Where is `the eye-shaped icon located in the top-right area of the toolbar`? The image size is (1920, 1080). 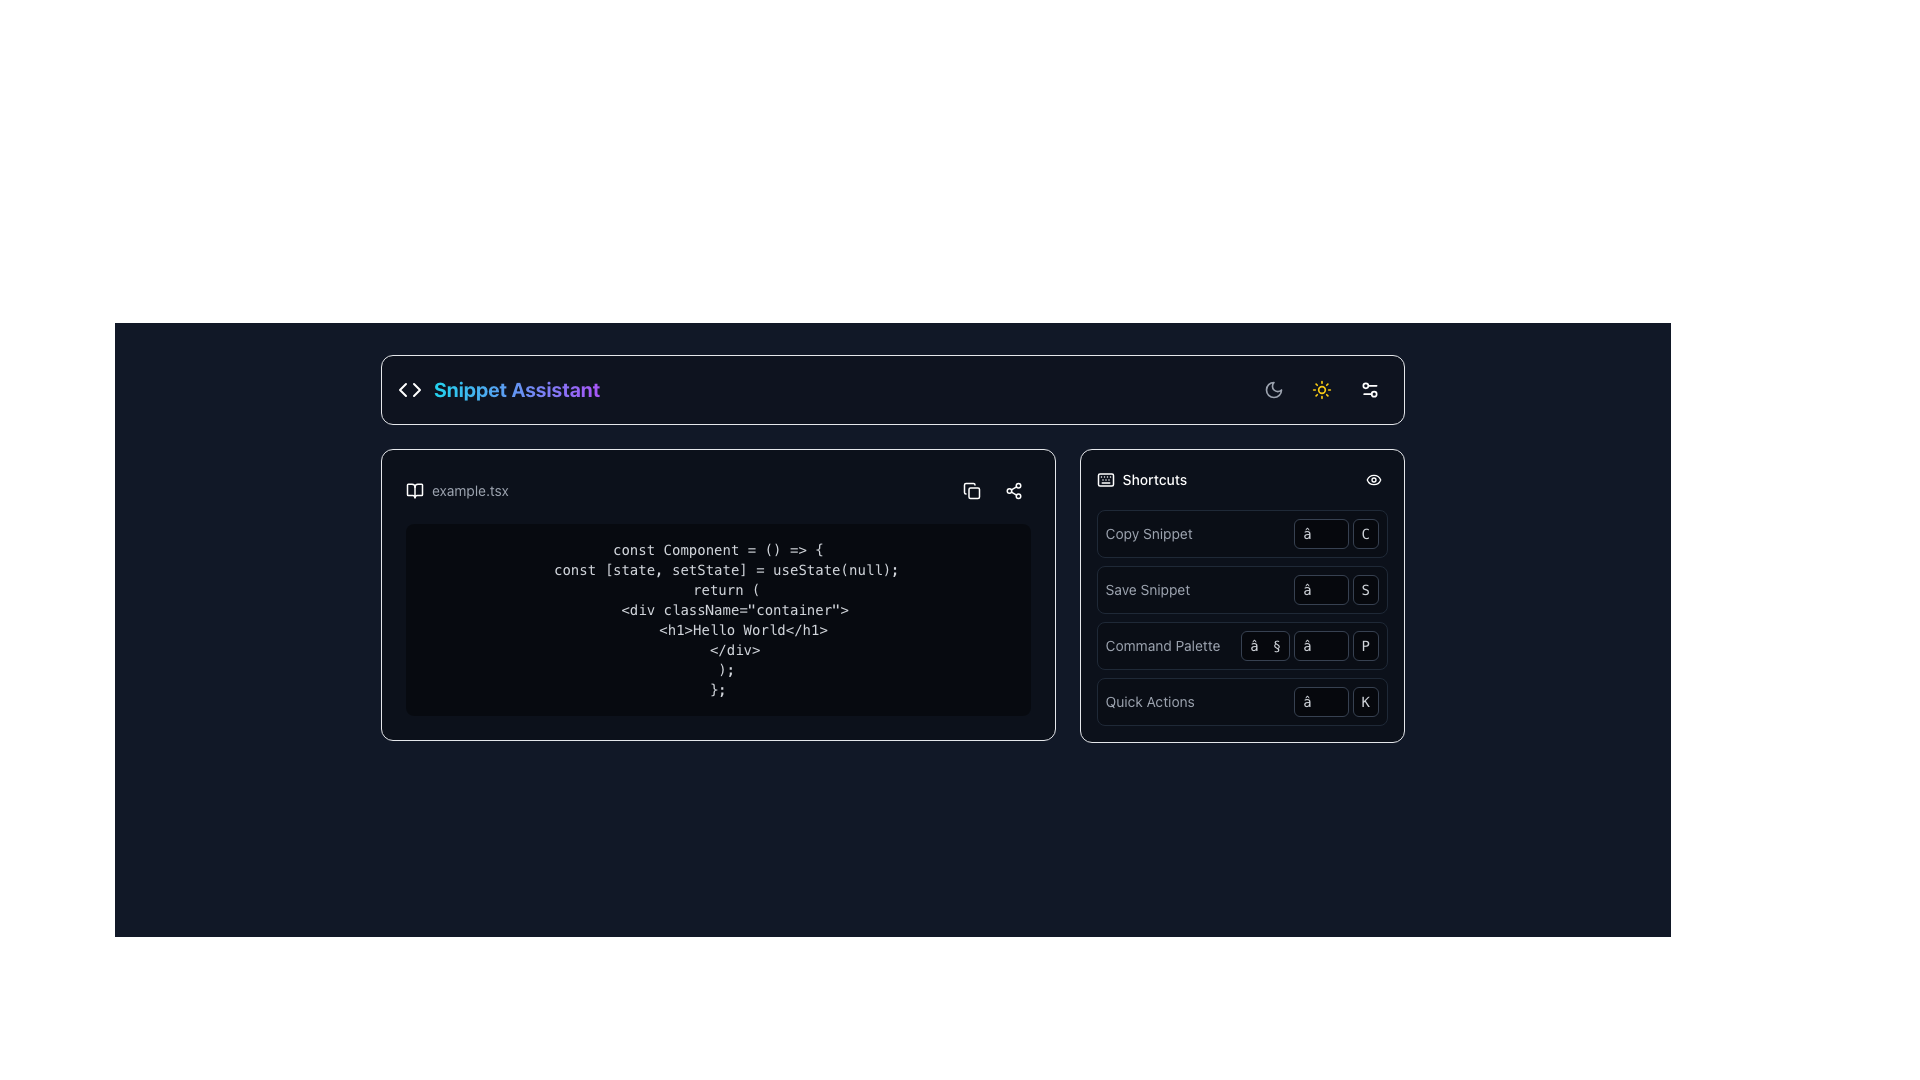 the eye-shaped icon located in the top-right area of the toolbar is located at coordinates (1372, 479).